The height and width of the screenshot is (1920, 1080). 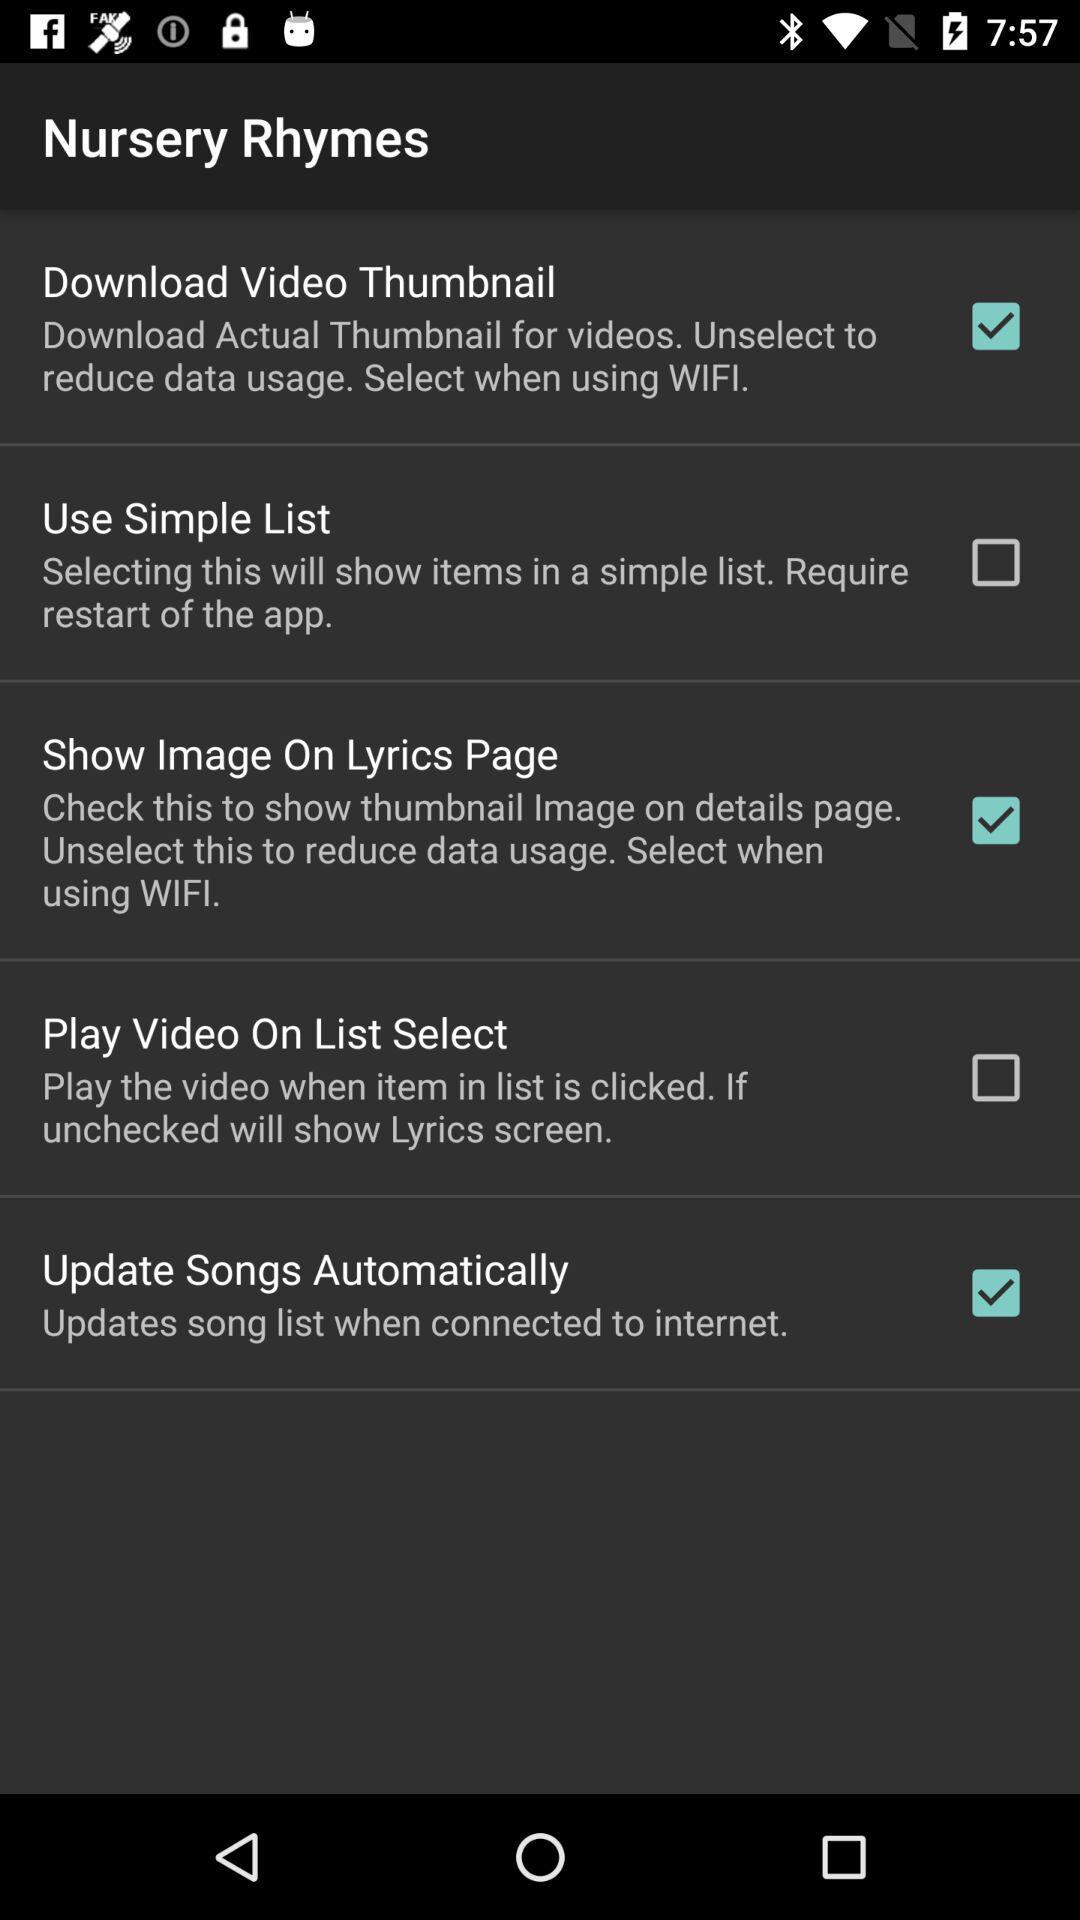 What do you see at coordinates (414, 1321) in the screenshot?
I see `the updates song list icon` at bounding box center [414, 1321].